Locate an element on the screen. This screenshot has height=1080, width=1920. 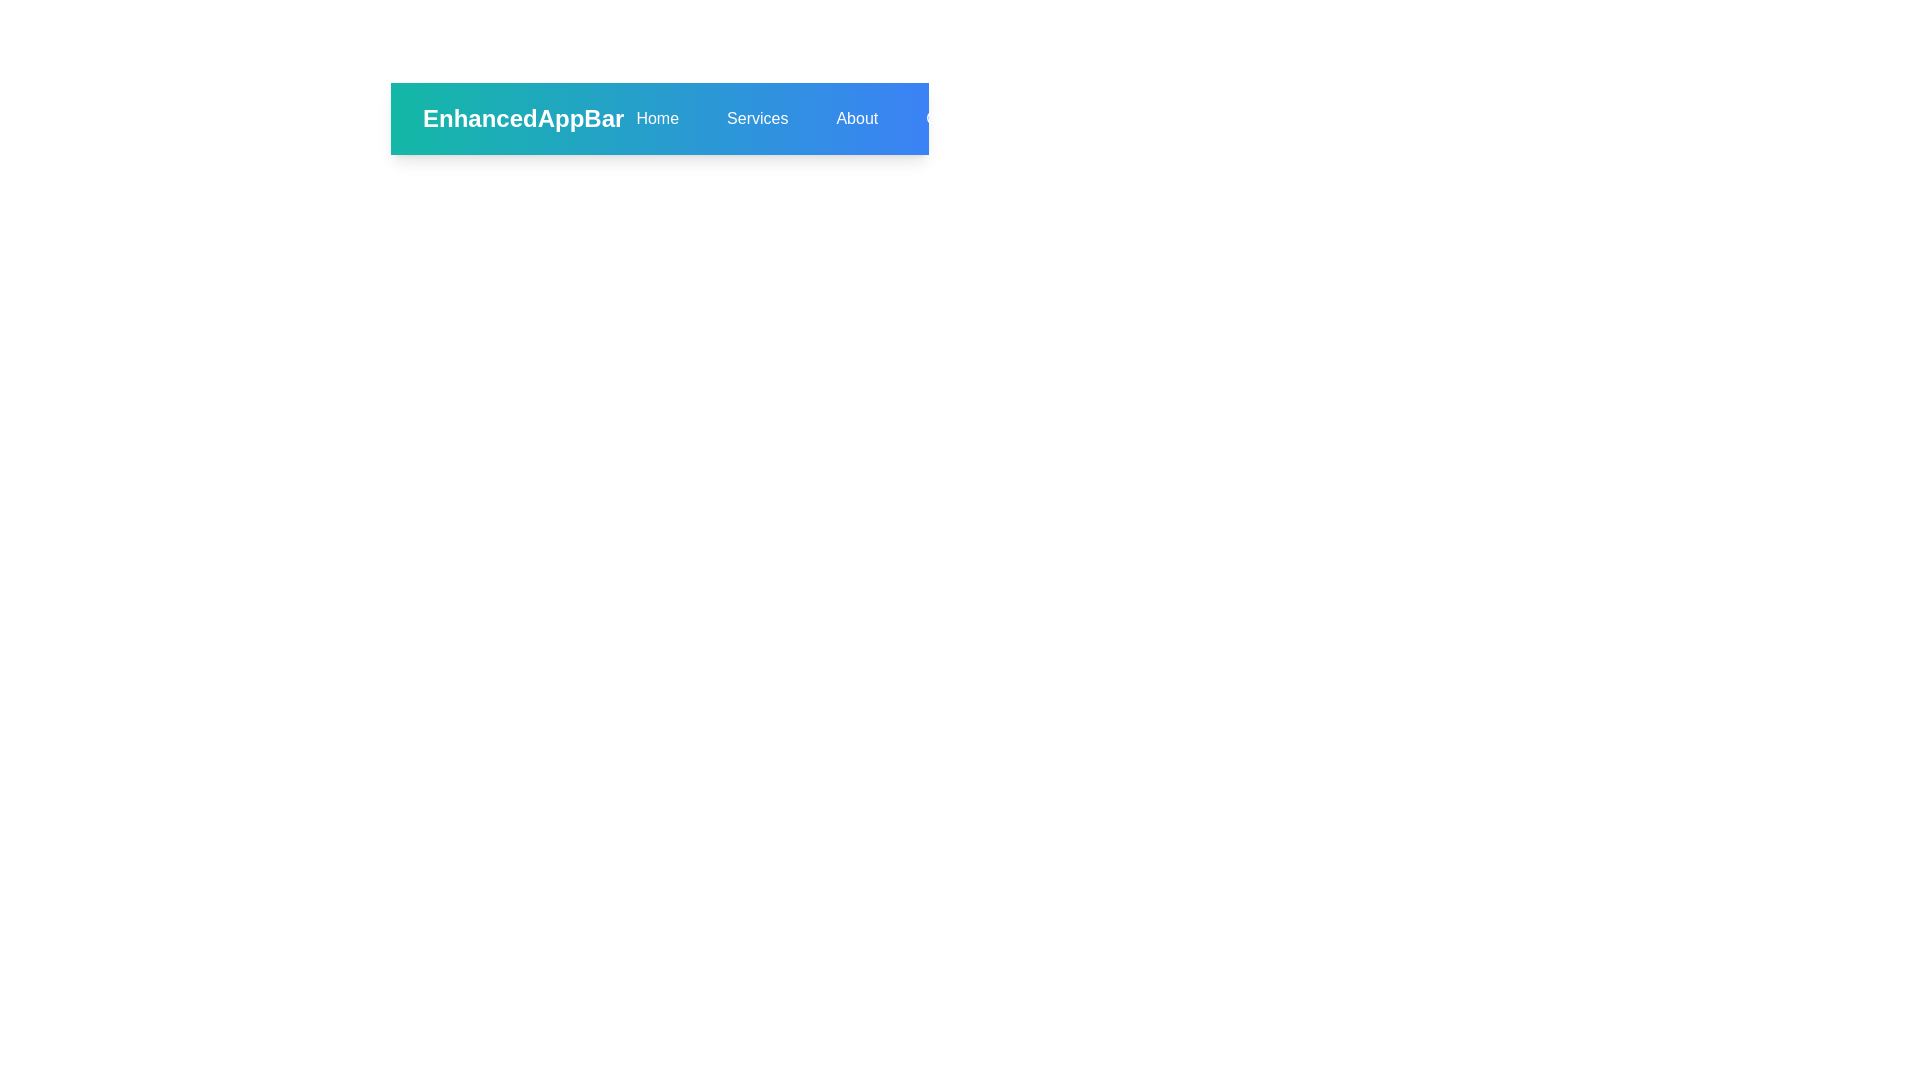
the Services navigation link is located at coordinates (756, 119).